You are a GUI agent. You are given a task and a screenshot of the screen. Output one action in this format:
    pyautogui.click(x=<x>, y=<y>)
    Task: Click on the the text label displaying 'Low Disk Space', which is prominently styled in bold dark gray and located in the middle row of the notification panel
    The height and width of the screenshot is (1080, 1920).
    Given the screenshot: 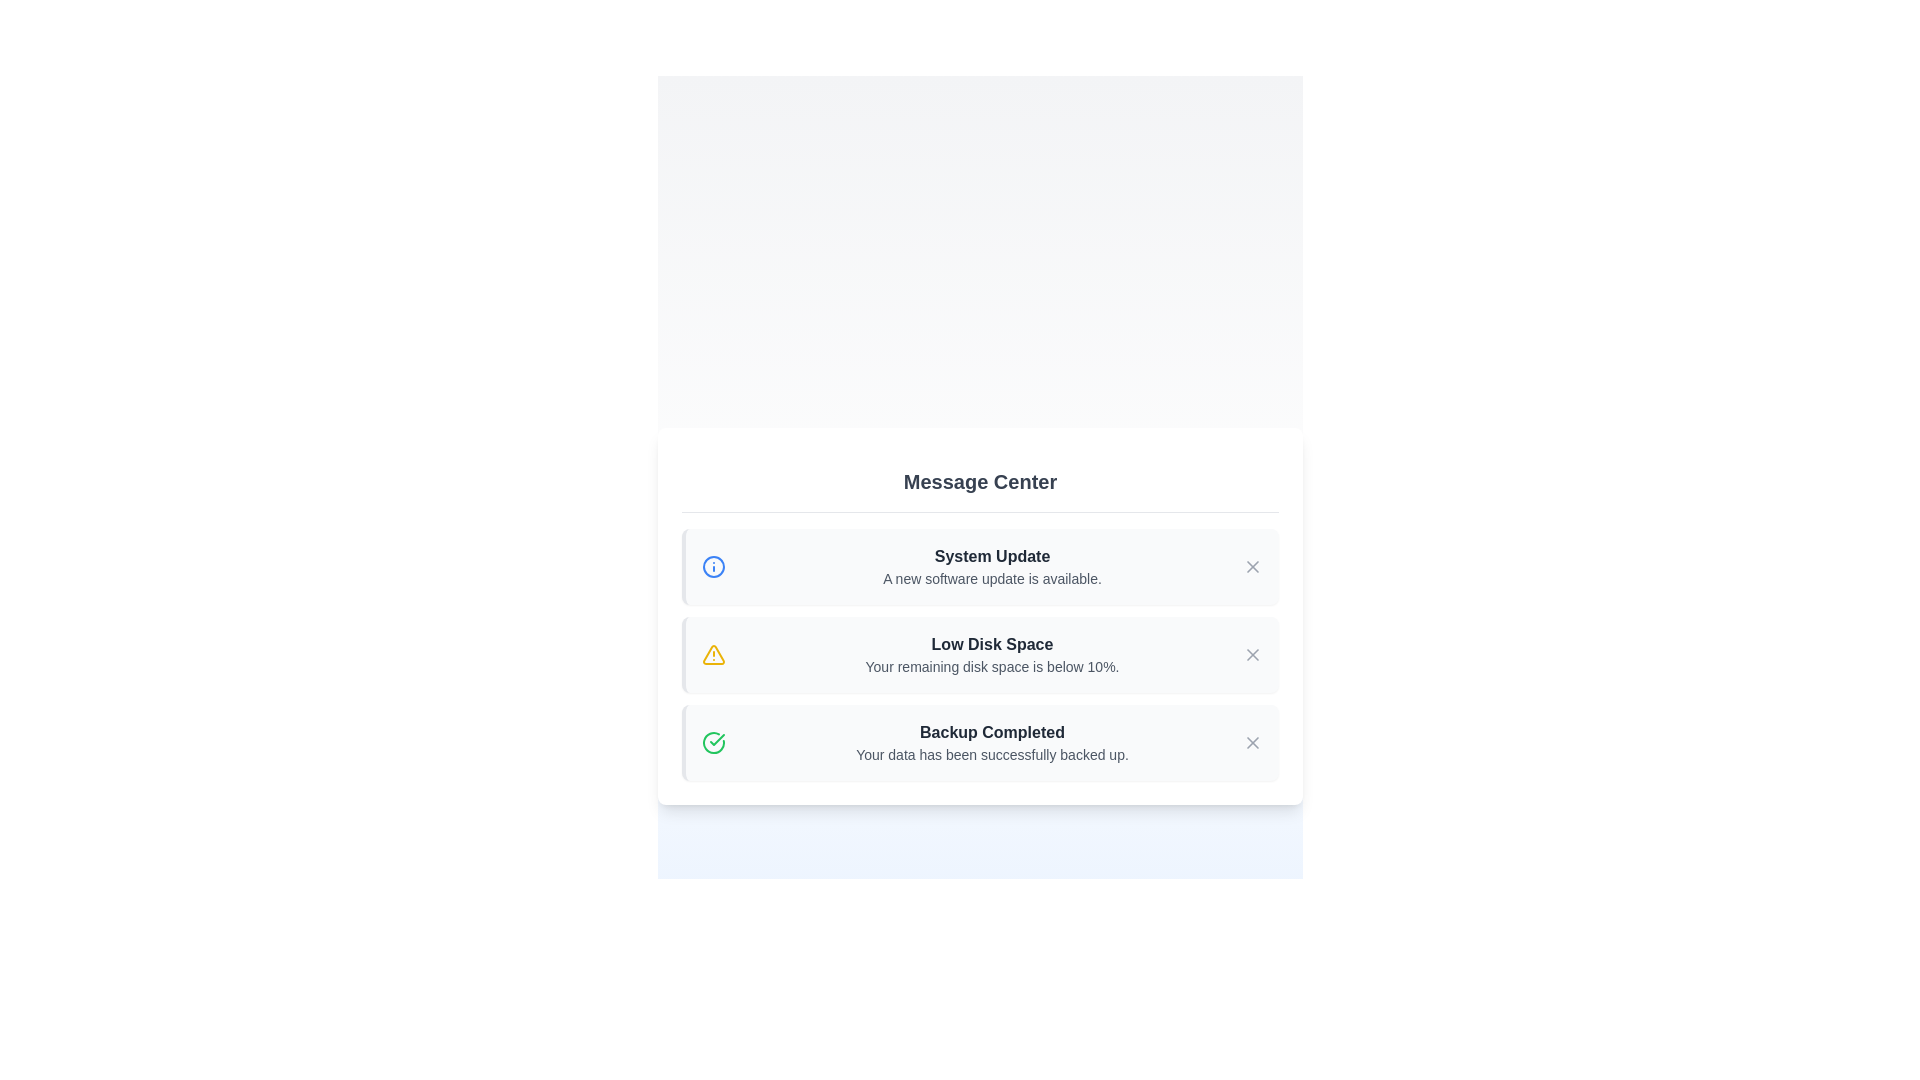 What is the action you would take?
    pyautogui.click(x=992, y=644)
    